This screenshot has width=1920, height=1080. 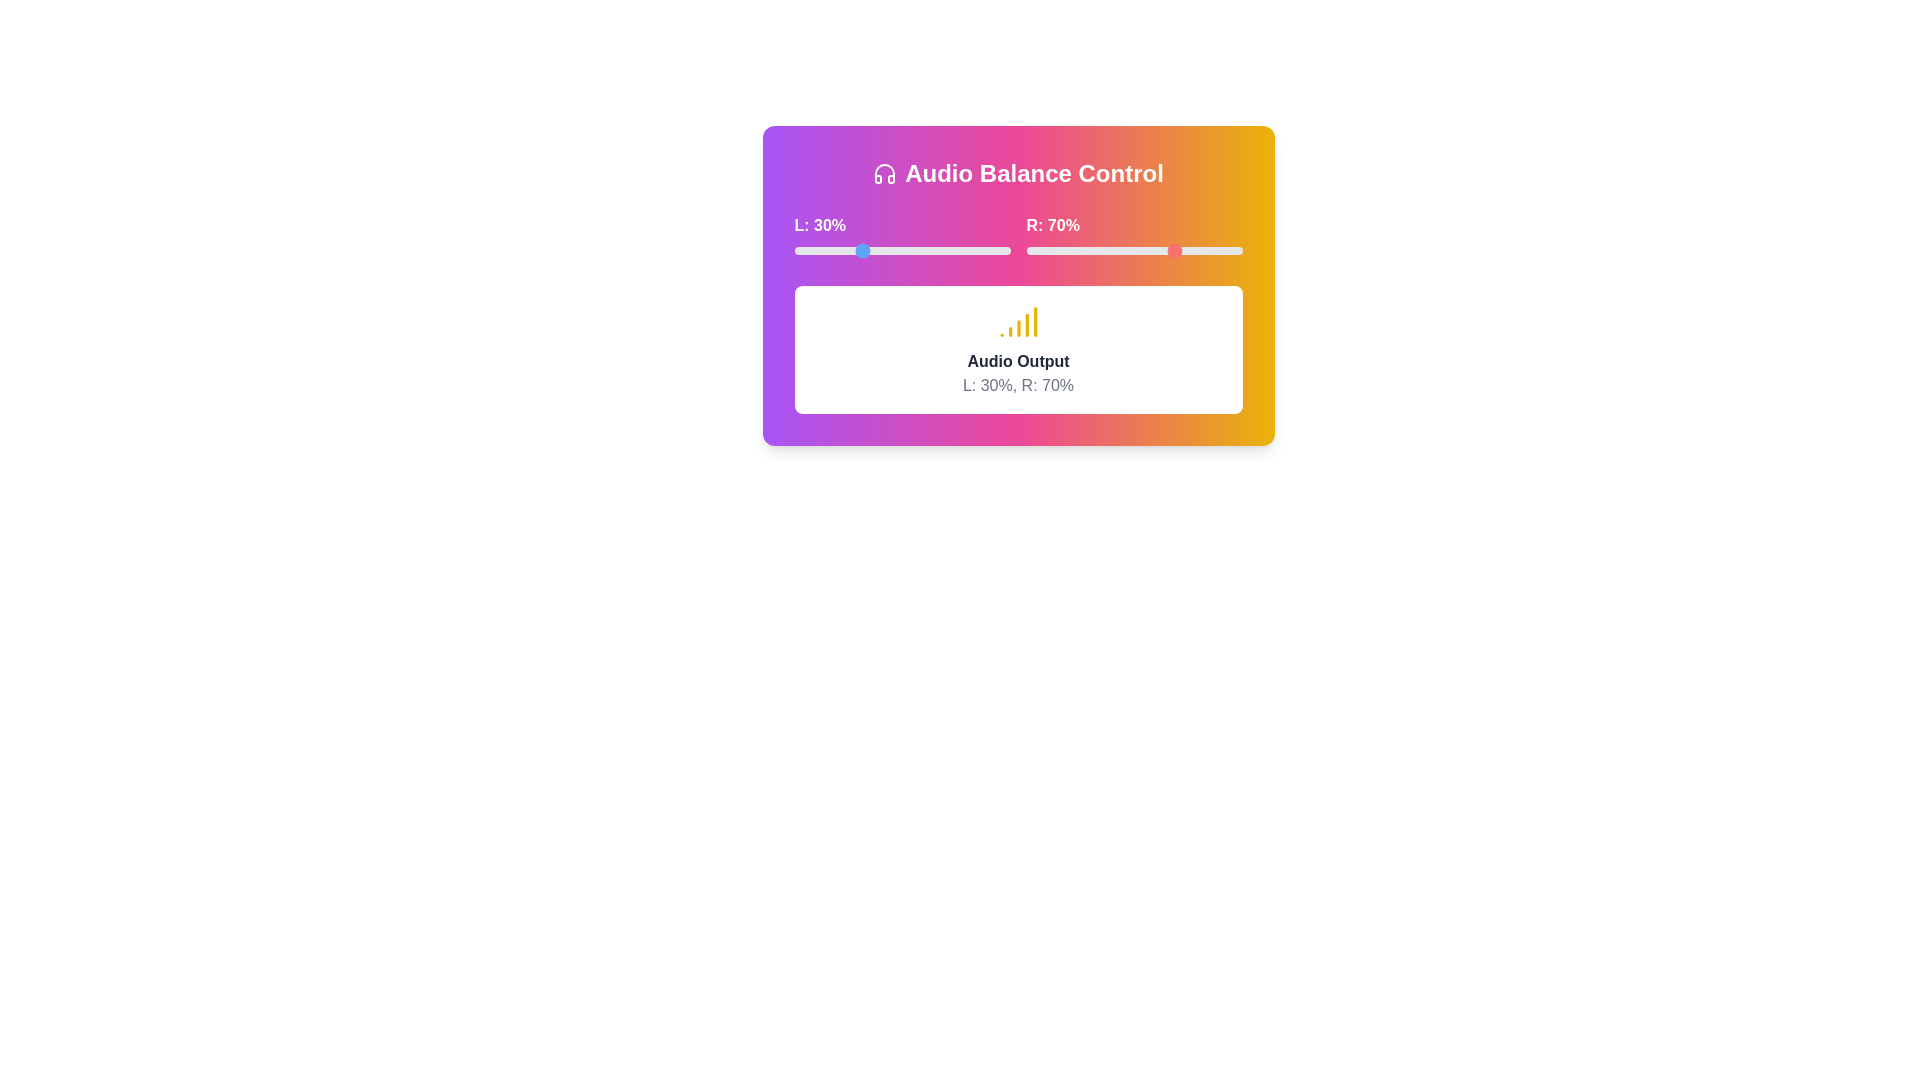 I want to click on the left volume slider to 86%, so click(x=980, y=249).